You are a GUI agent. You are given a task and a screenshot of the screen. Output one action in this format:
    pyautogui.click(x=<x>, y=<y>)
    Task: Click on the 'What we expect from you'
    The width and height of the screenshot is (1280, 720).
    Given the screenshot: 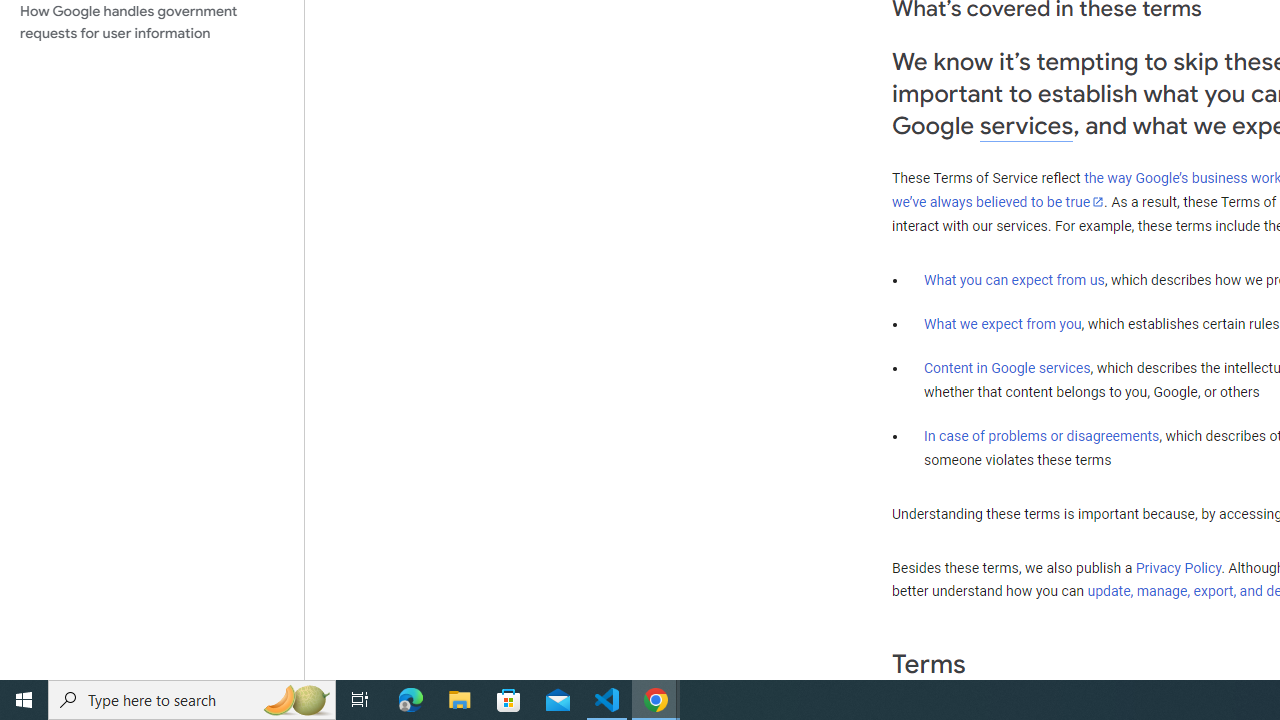 What is the action you would take?
    pyautogui.click(x=1002, y=323)
    